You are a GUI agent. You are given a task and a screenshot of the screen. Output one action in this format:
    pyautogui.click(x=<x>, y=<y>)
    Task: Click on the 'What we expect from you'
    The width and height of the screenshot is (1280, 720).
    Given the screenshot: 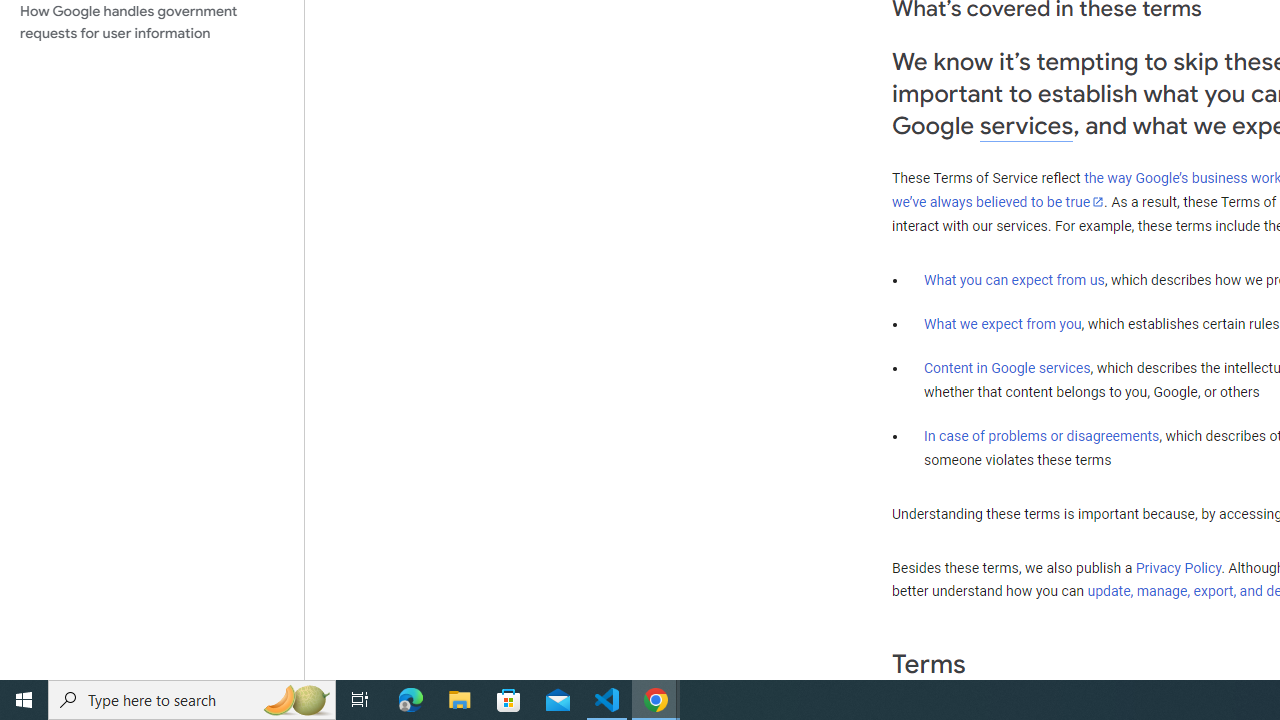 What is the action you would take?
    pyautogui.click(x=1002, y=323)
    